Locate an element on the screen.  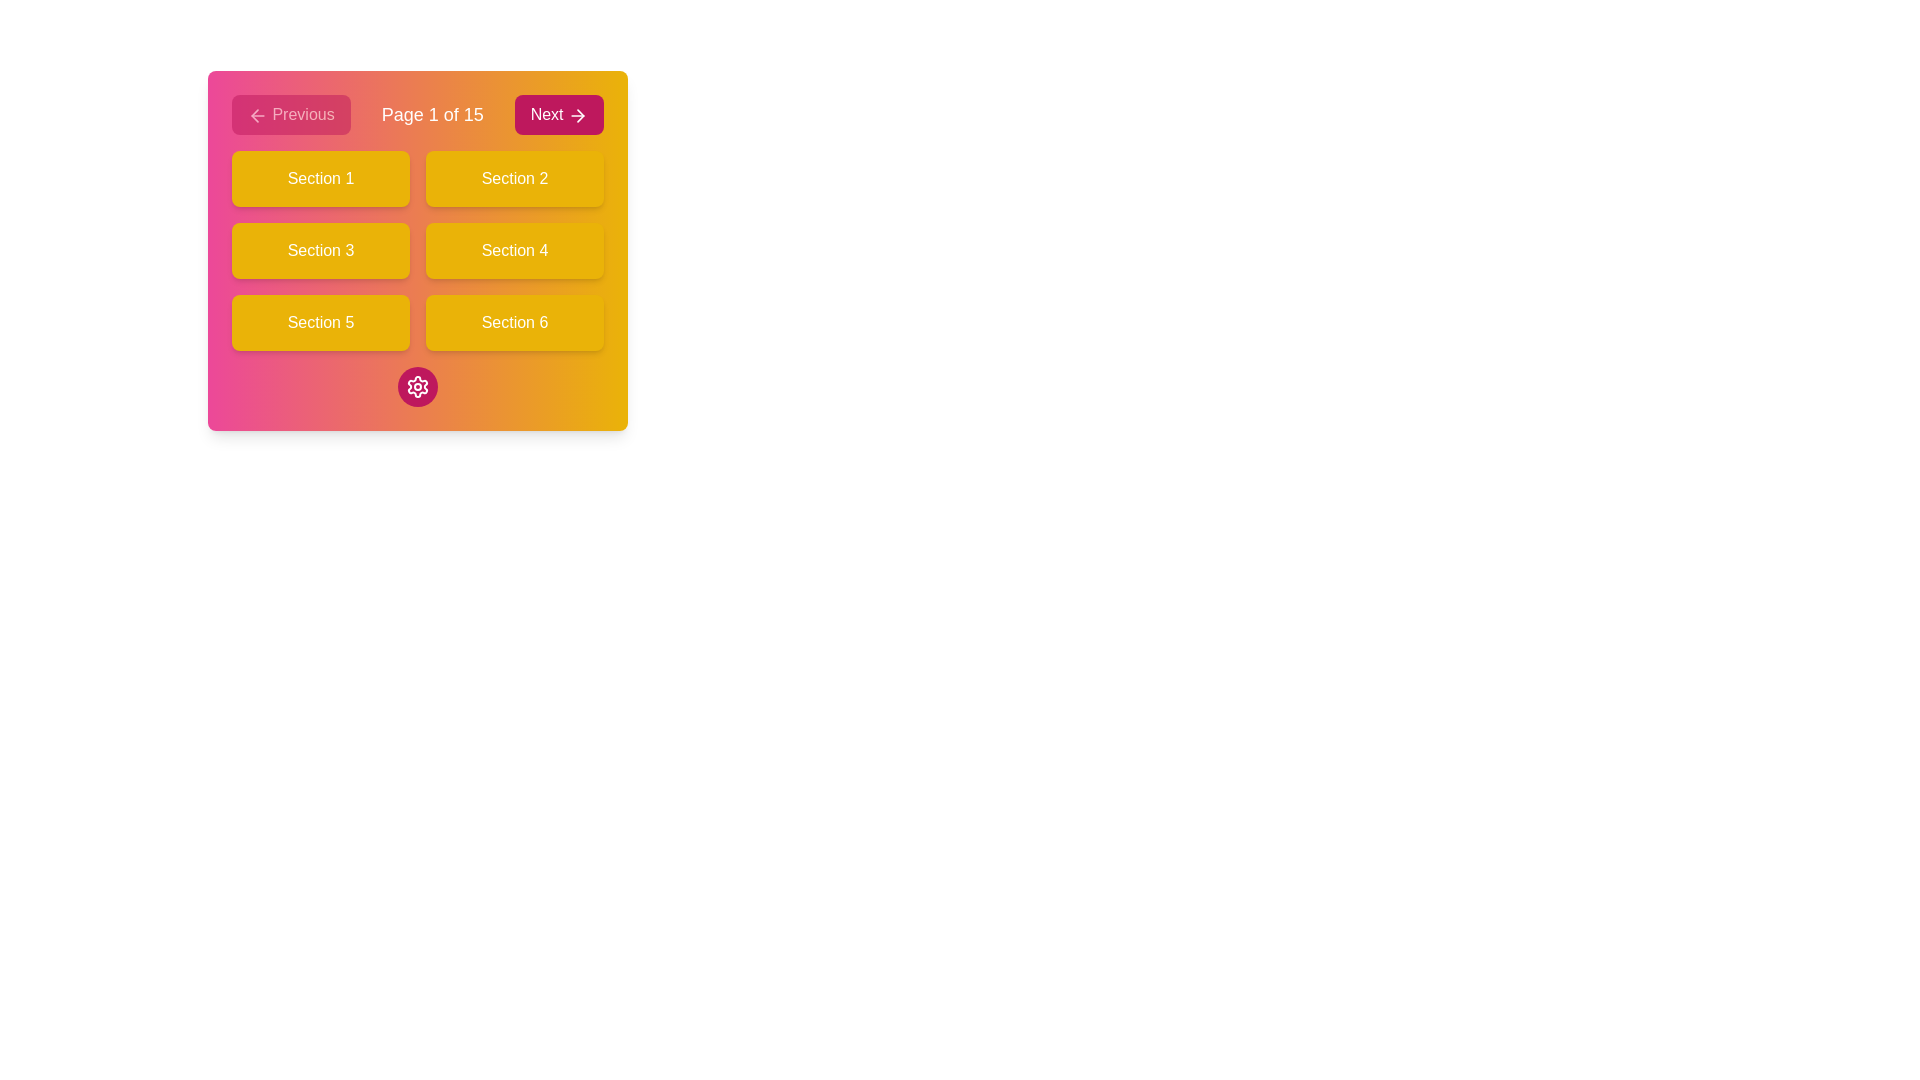
the rightward arrow icon within the 'Next' button located in the top-right section of the interface is located at coordinates (579, 115).